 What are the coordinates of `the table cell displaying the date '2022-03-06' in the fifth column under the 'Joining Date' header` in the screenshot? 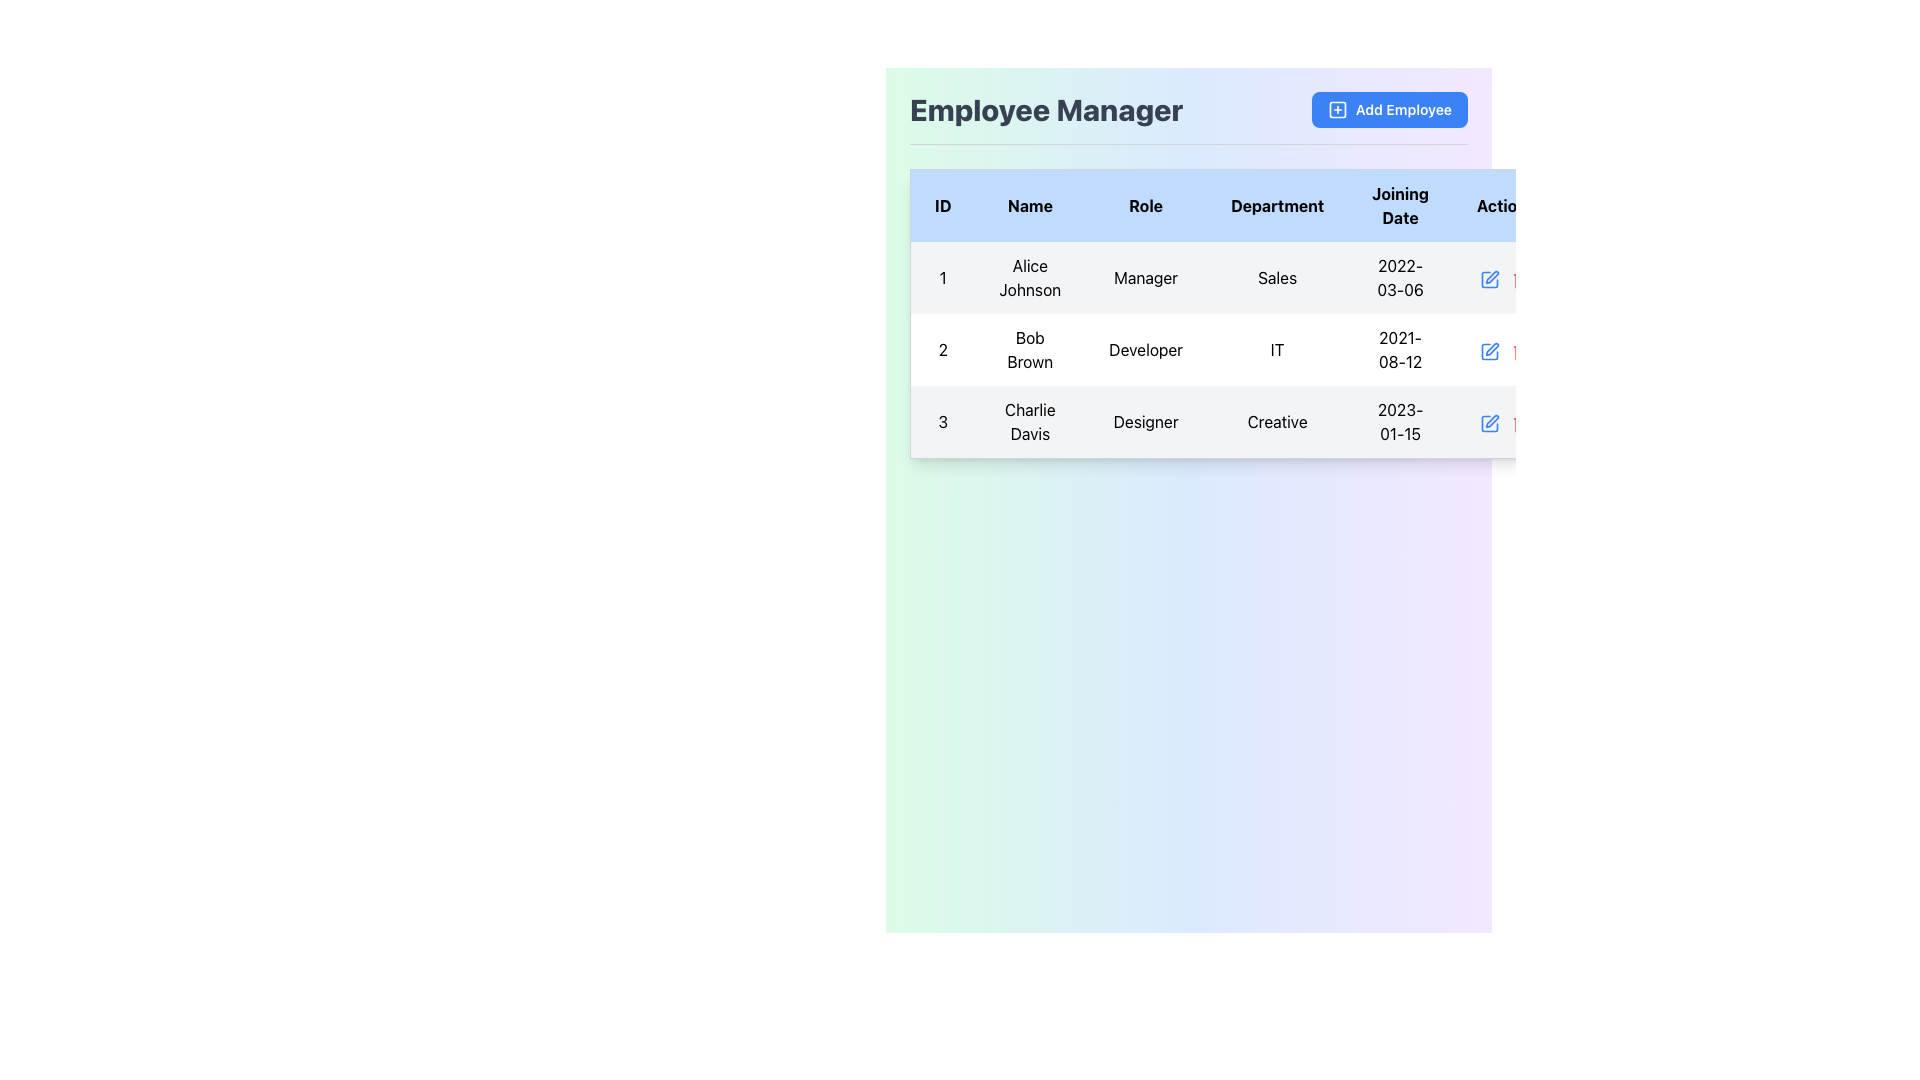 It's located at (1399, 277).